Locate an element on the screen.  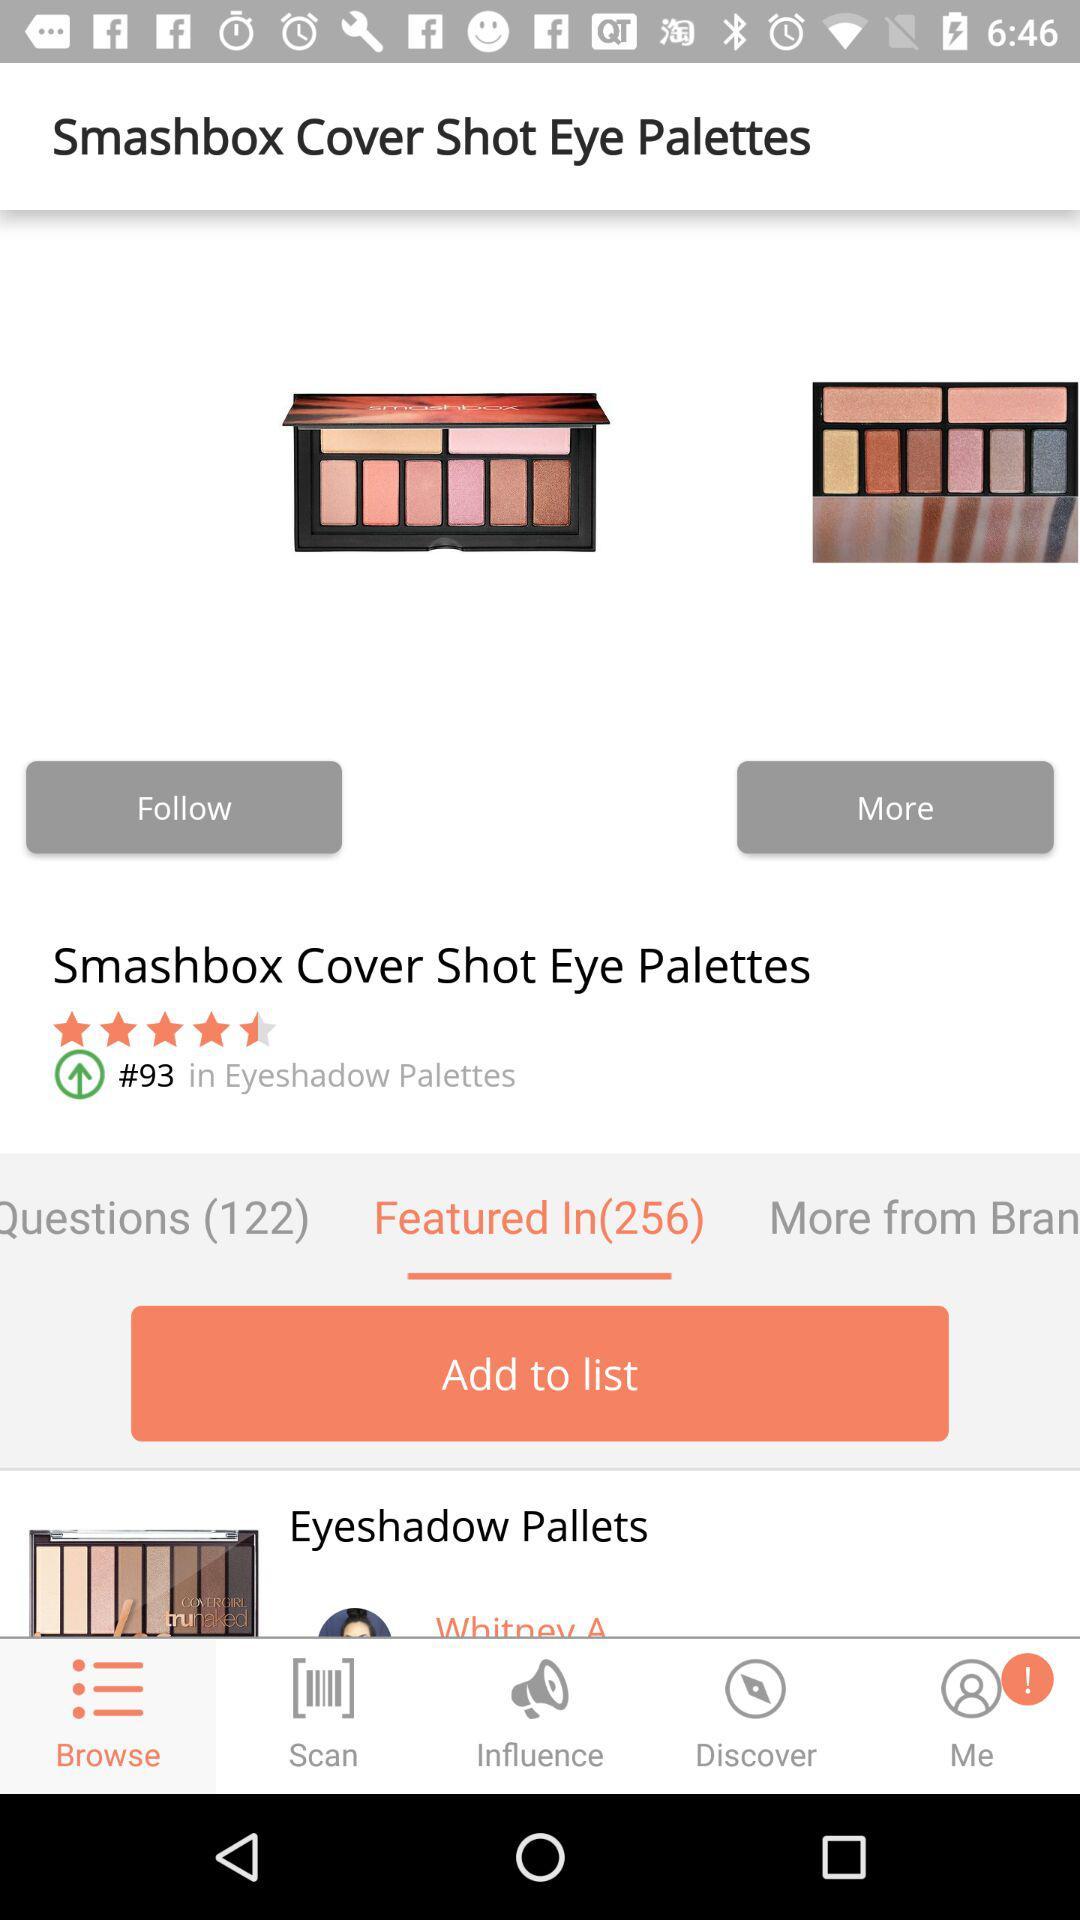
the time icon is located at coordinates (756, 1715).